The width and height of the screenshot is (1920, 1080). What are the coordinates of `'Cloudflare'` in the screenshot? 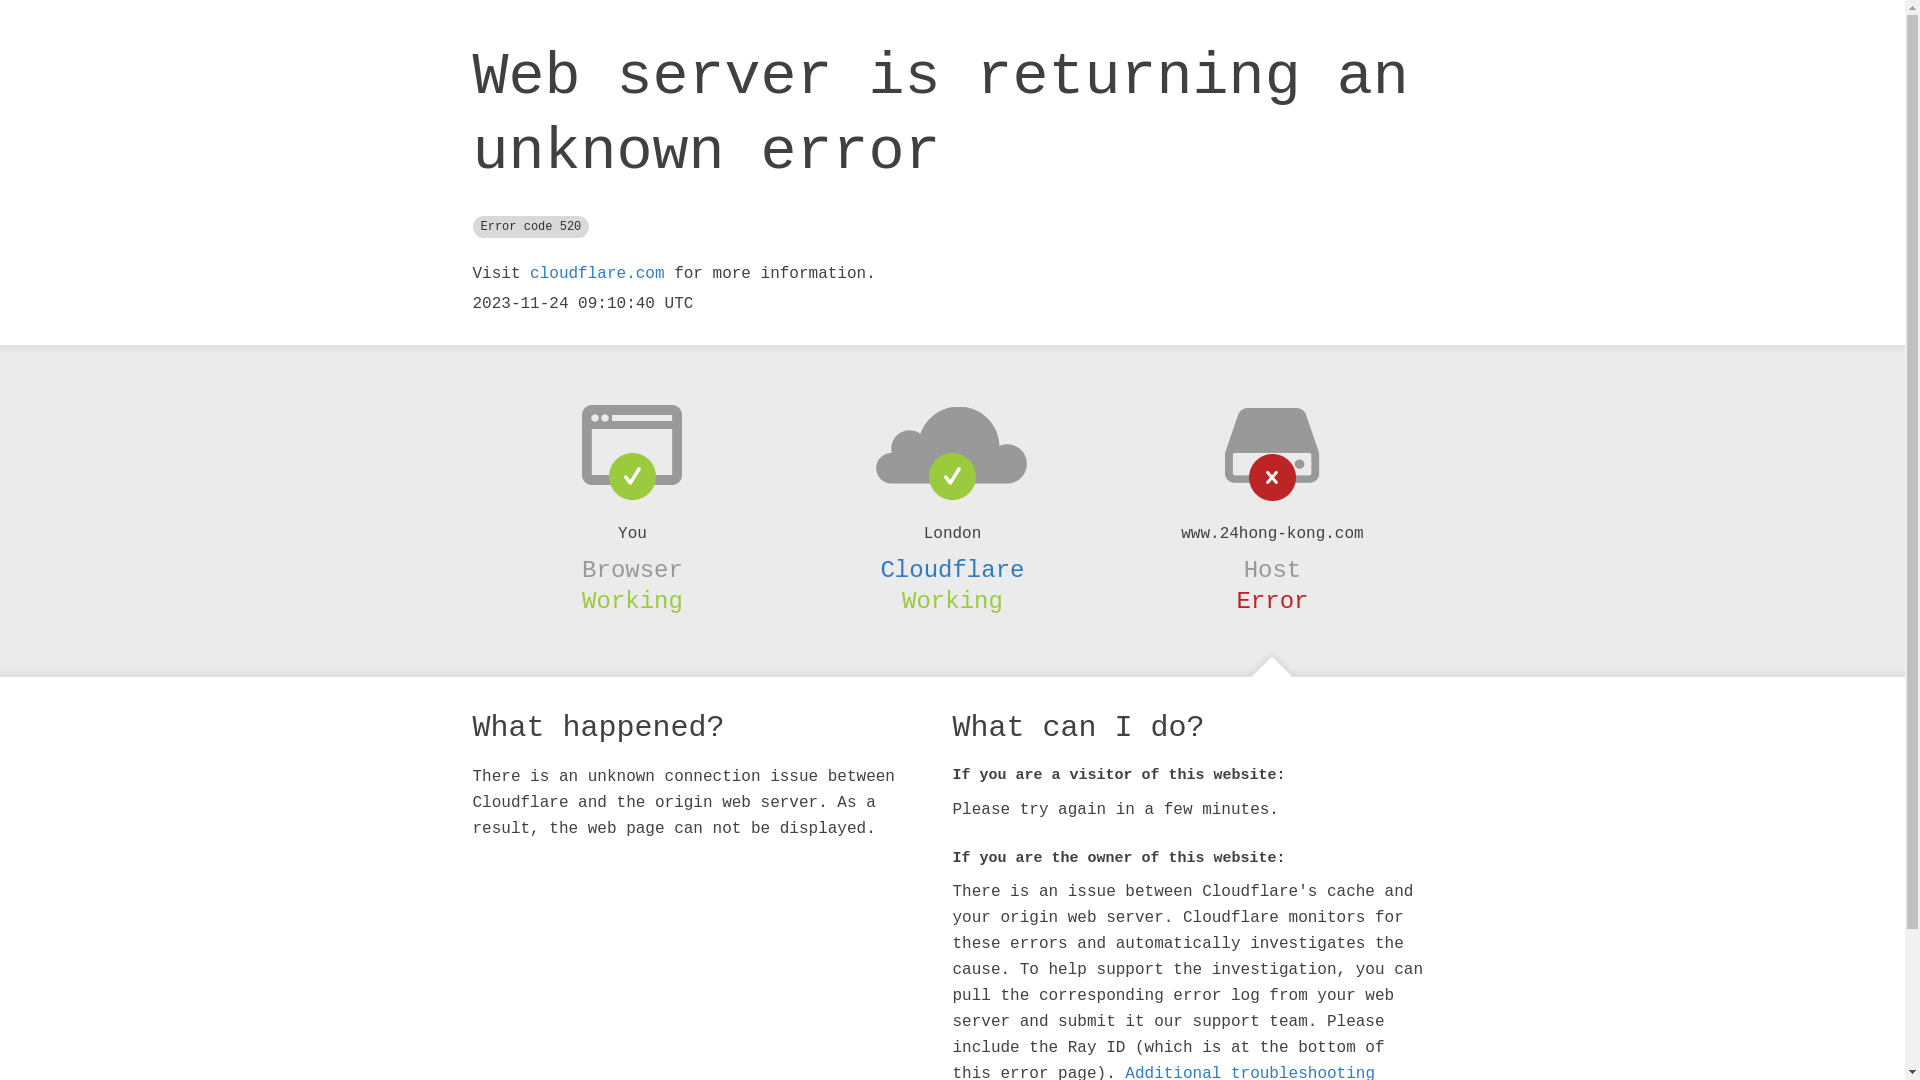 It's located at (950, 570).